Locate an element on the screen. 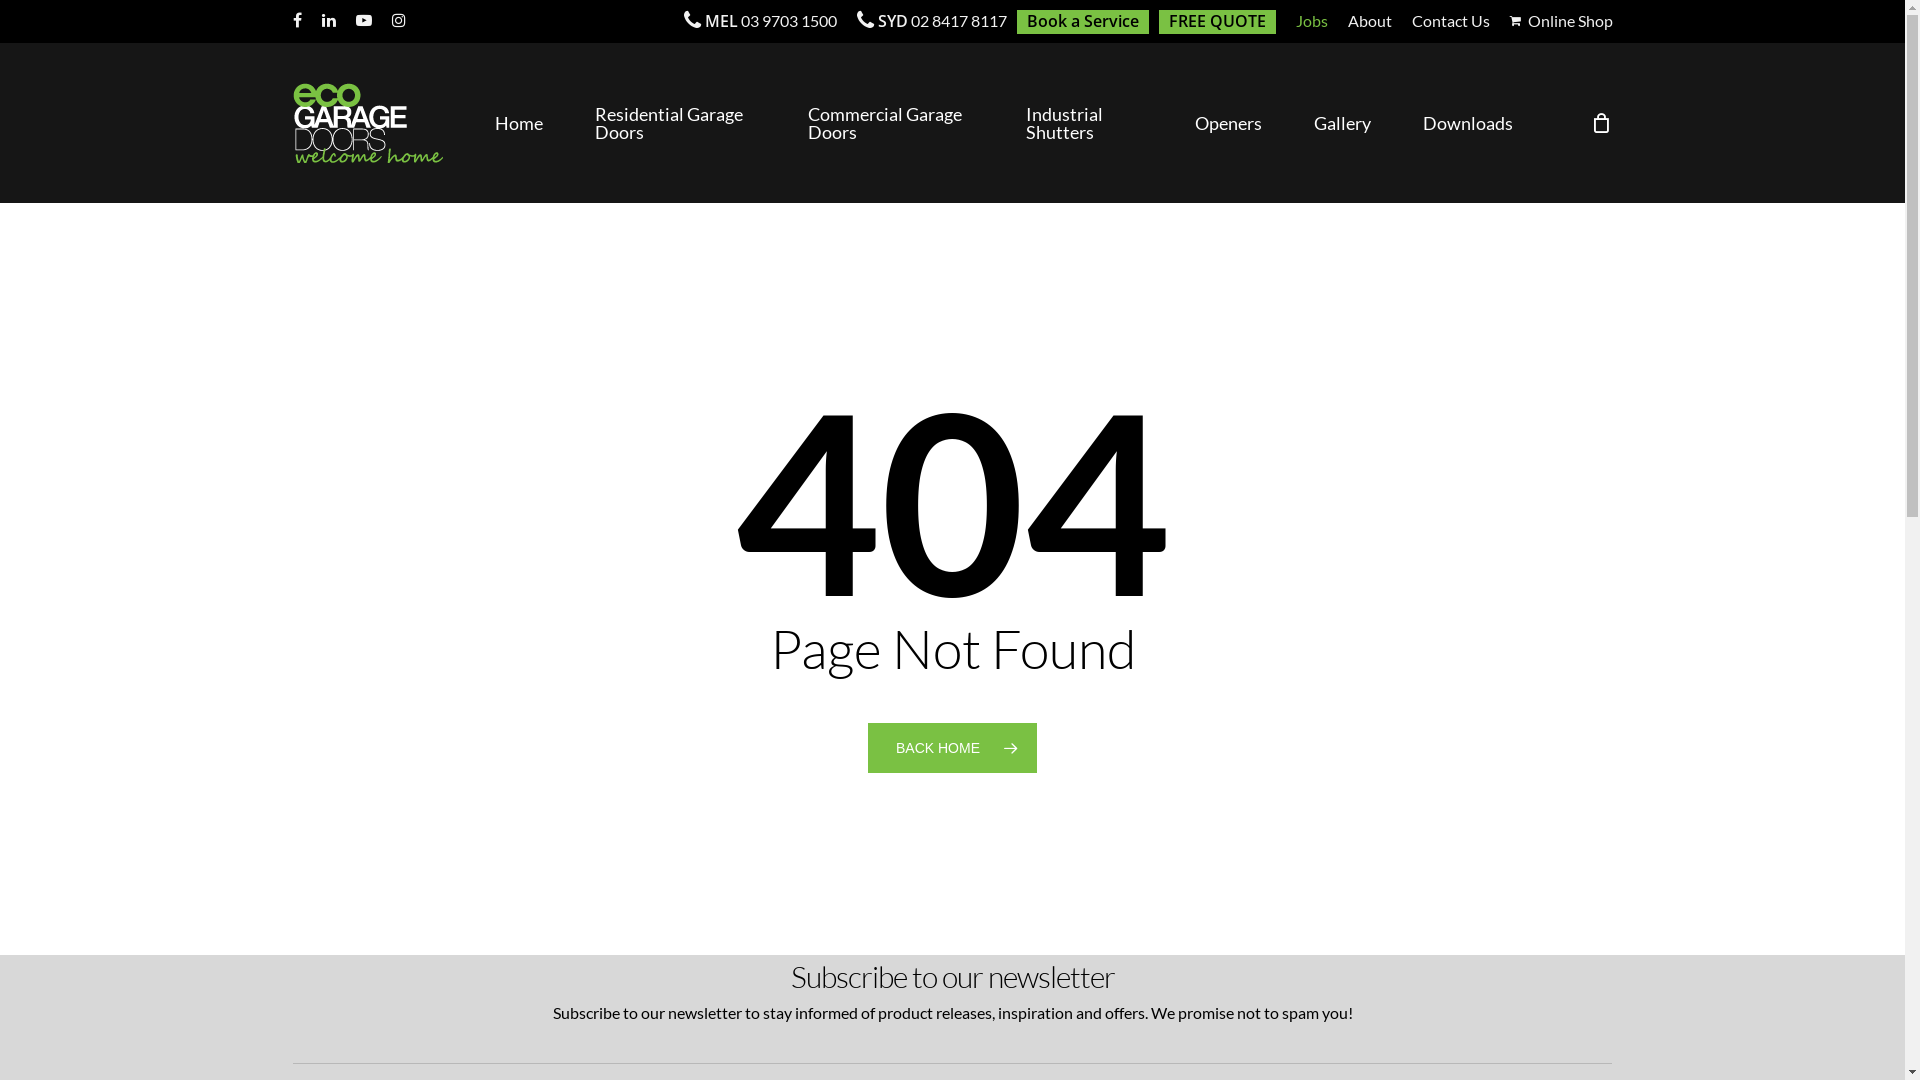  'FREE QUOTE' is located at coordinates (1215, 22).